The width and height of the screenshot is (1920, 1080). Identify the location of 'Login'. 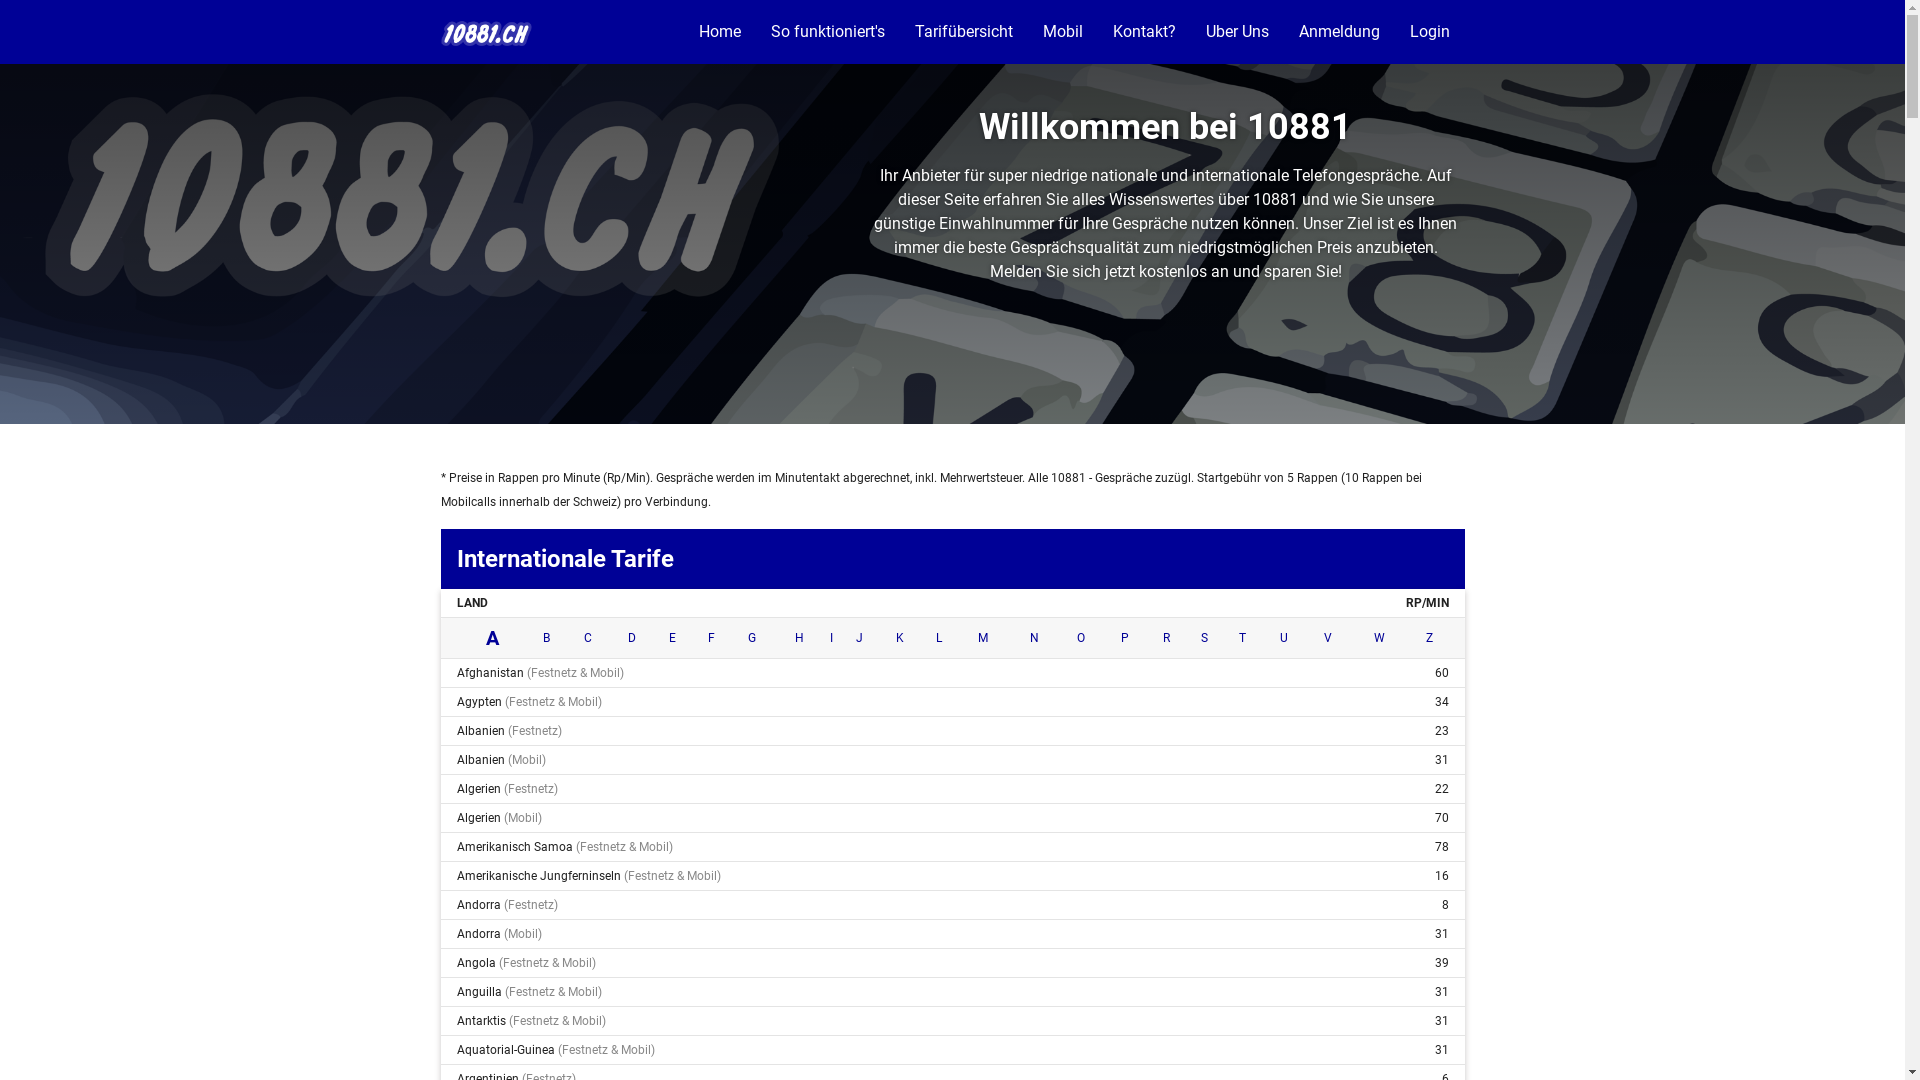
(1428, 31).